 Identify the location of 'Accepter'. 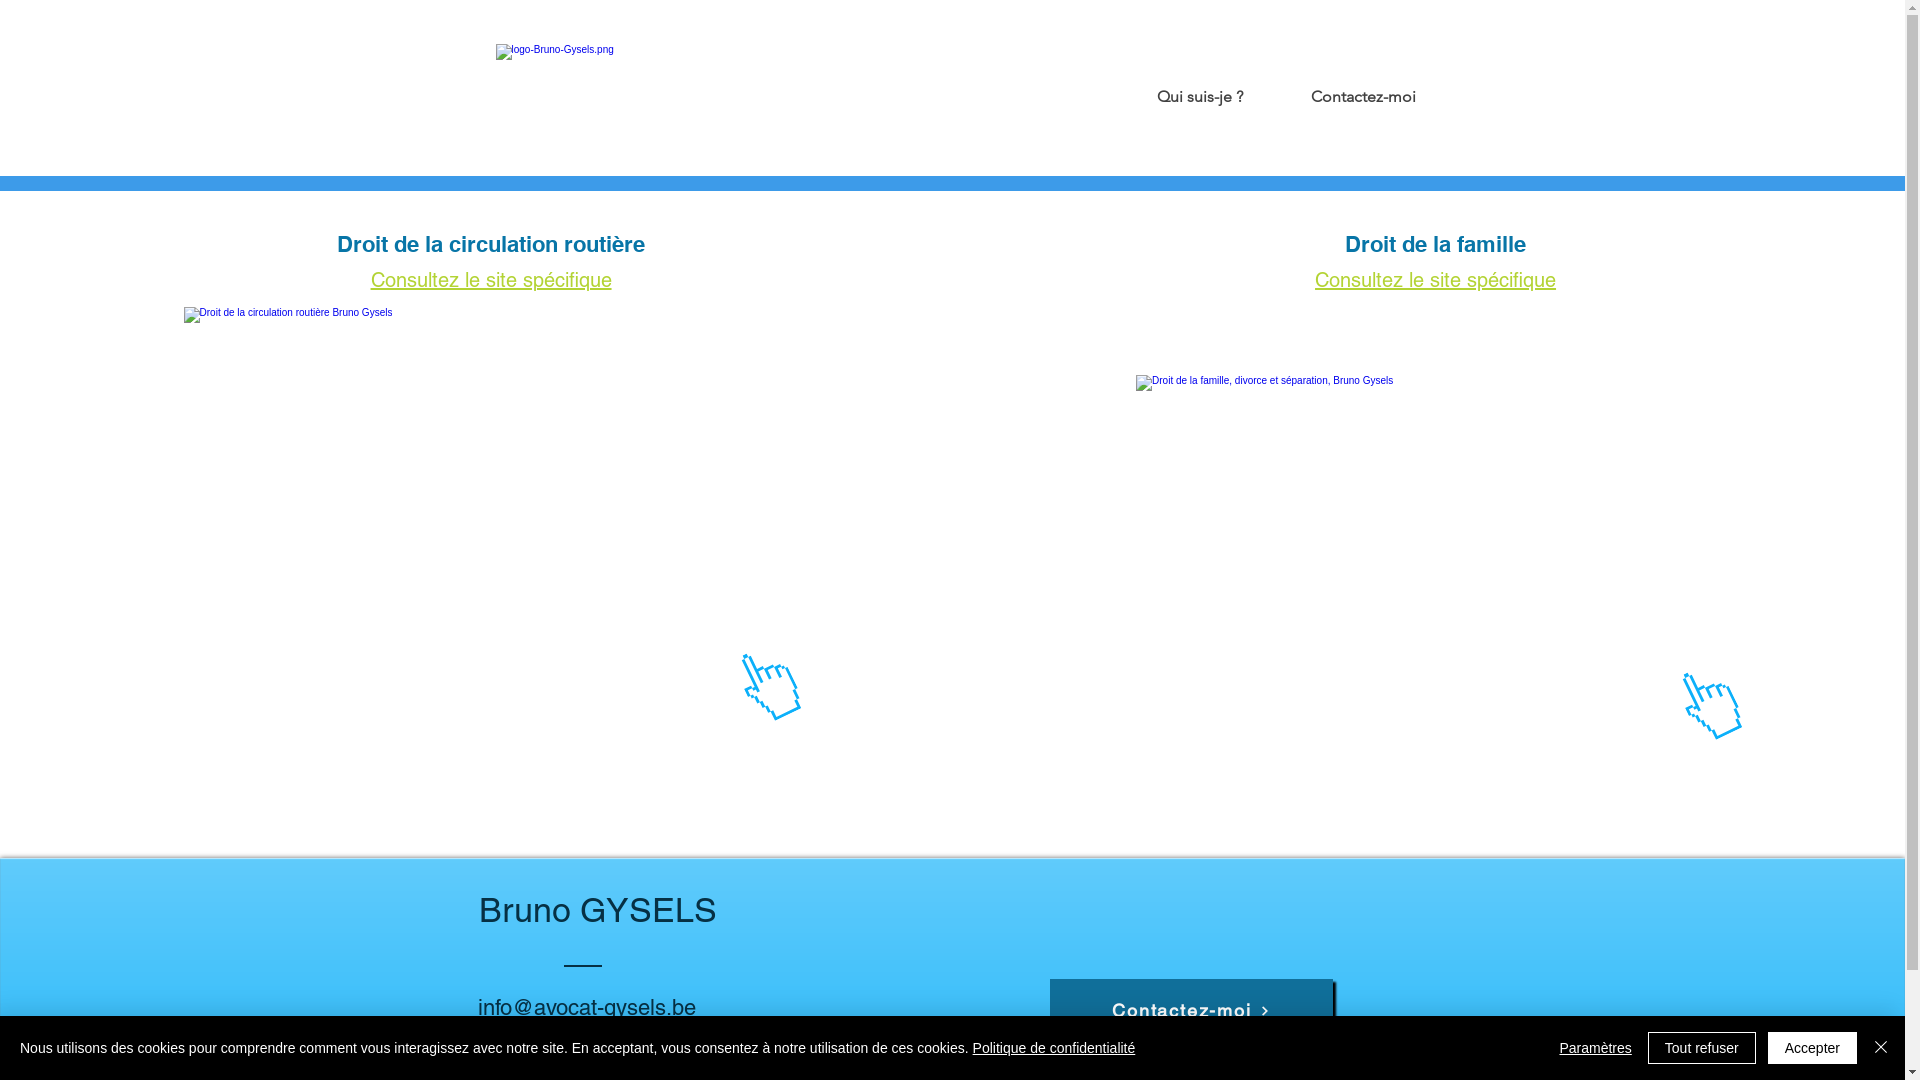
(1812, 1047).